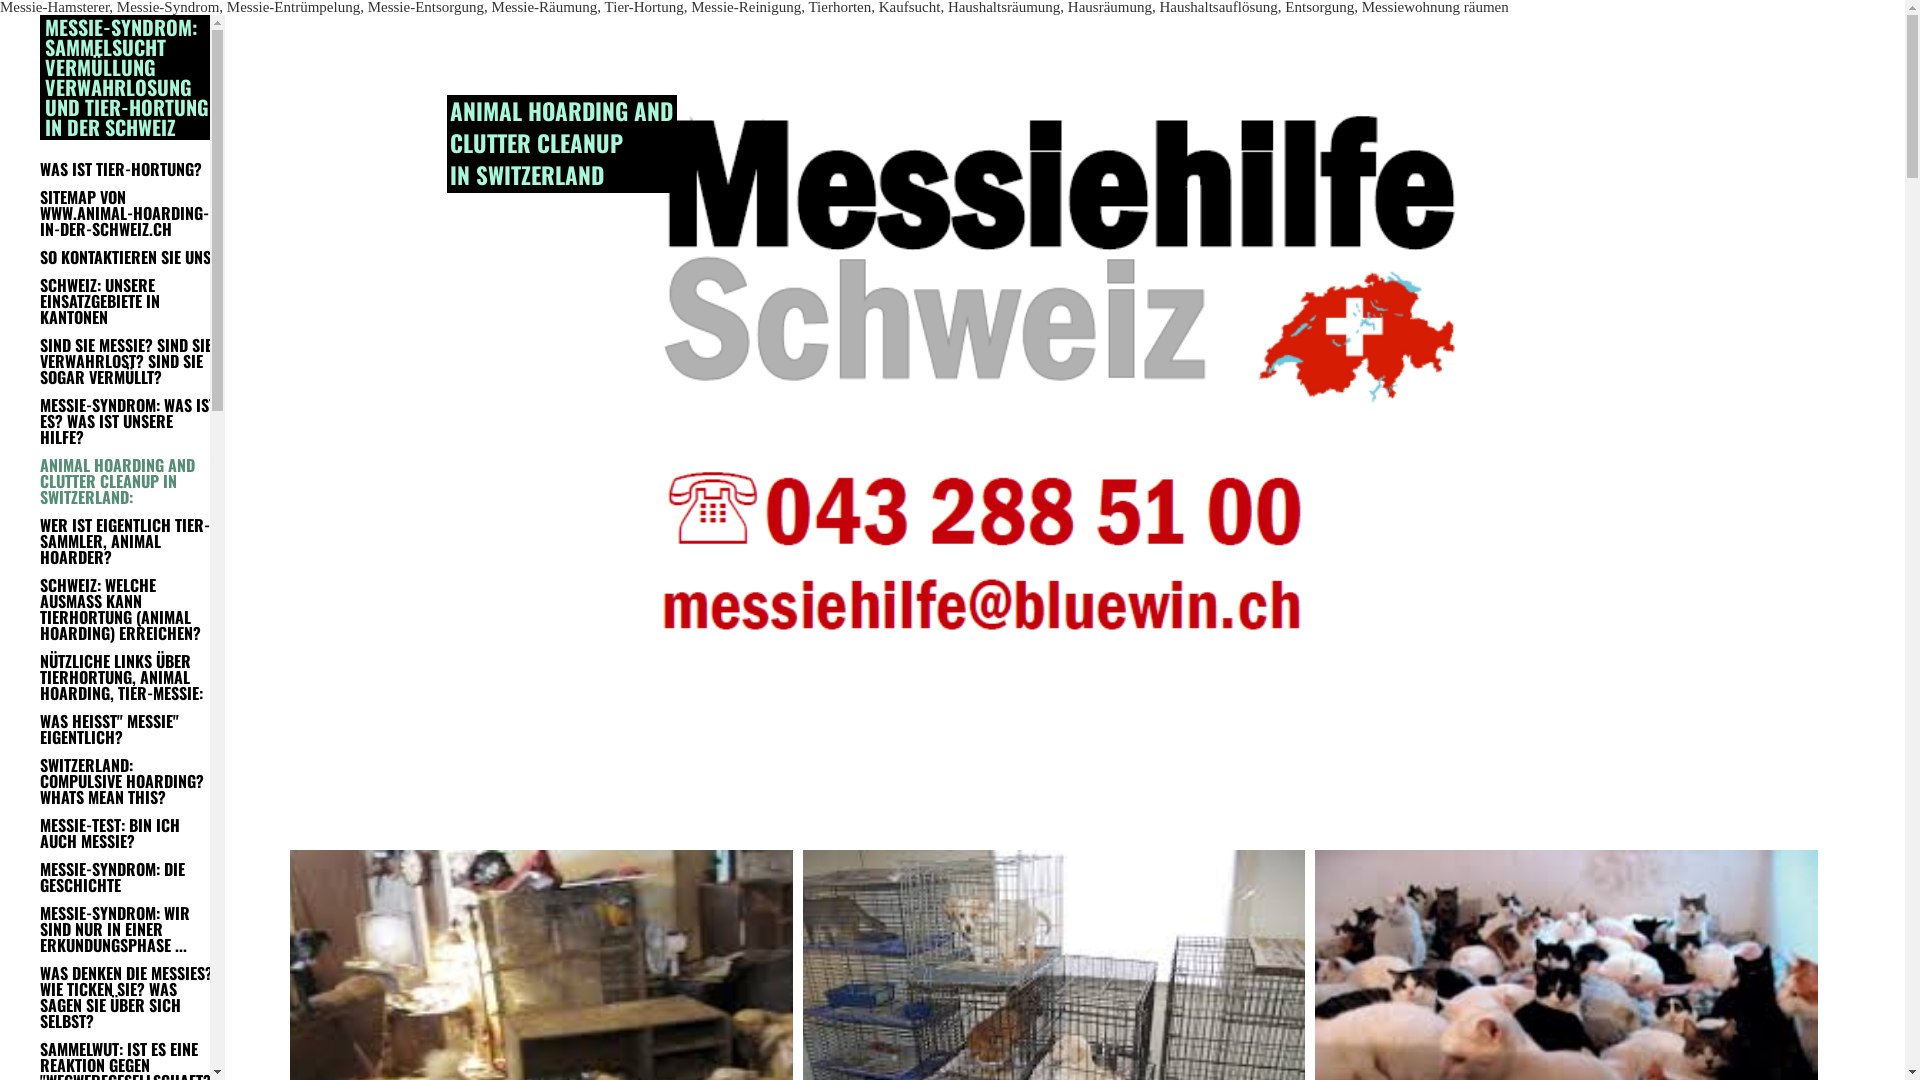  Describe the element at coordinates (39, 875) in the screenshot. I see `'MESSIE-SYNDROM: DIE GESCHICHTE'` at that location.